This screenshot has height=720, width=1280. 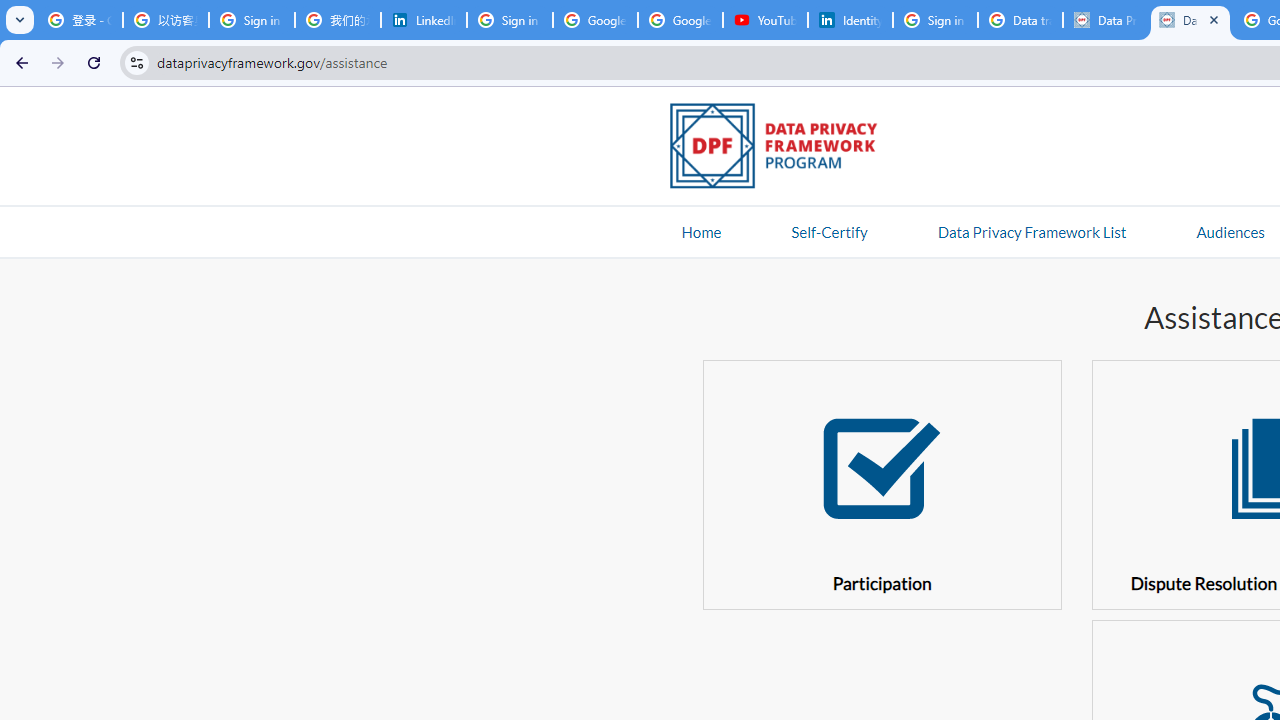 I want to click on 'Self-Certify', so click(x=829, y=230).